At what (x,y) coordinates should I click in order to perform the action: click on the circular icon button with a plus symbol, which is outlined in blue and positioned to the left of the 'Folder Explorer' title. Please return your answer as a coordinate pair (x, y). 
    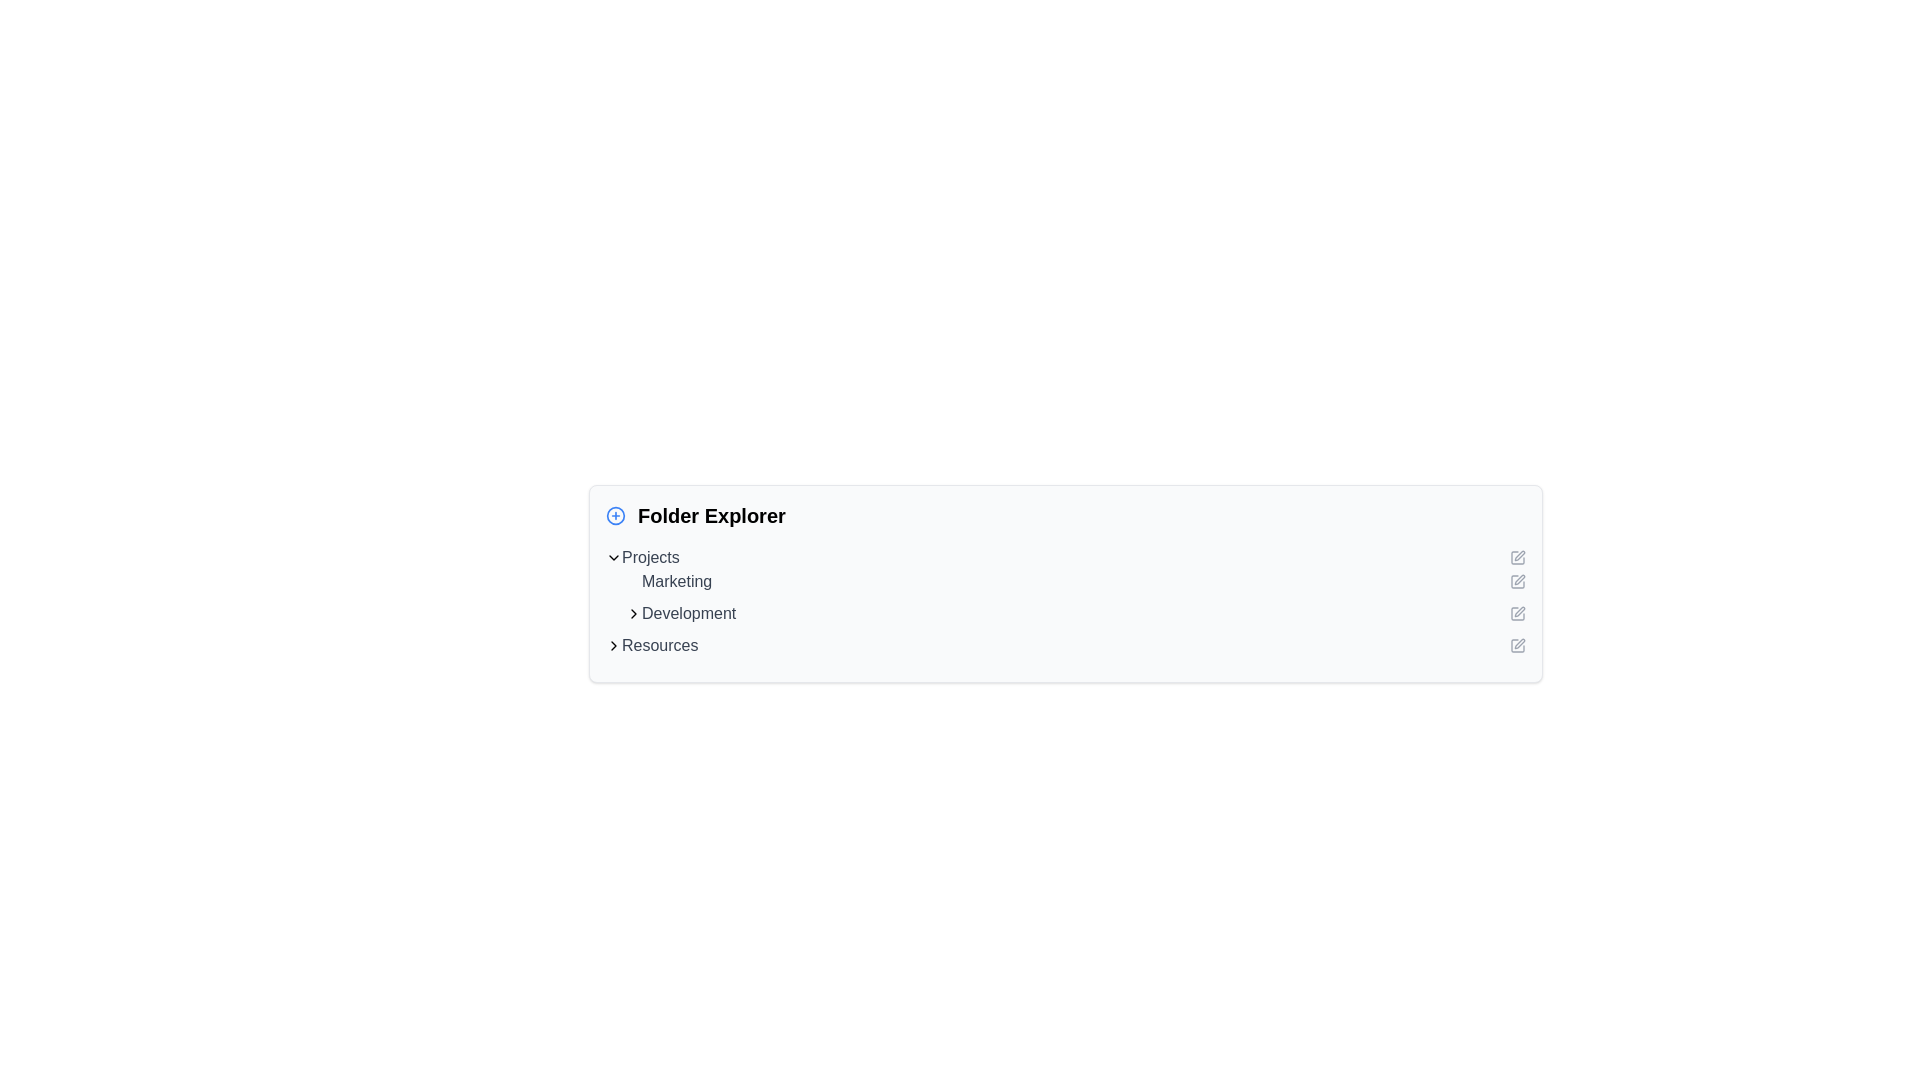
    Looking at the image, I should click on (614, 515).